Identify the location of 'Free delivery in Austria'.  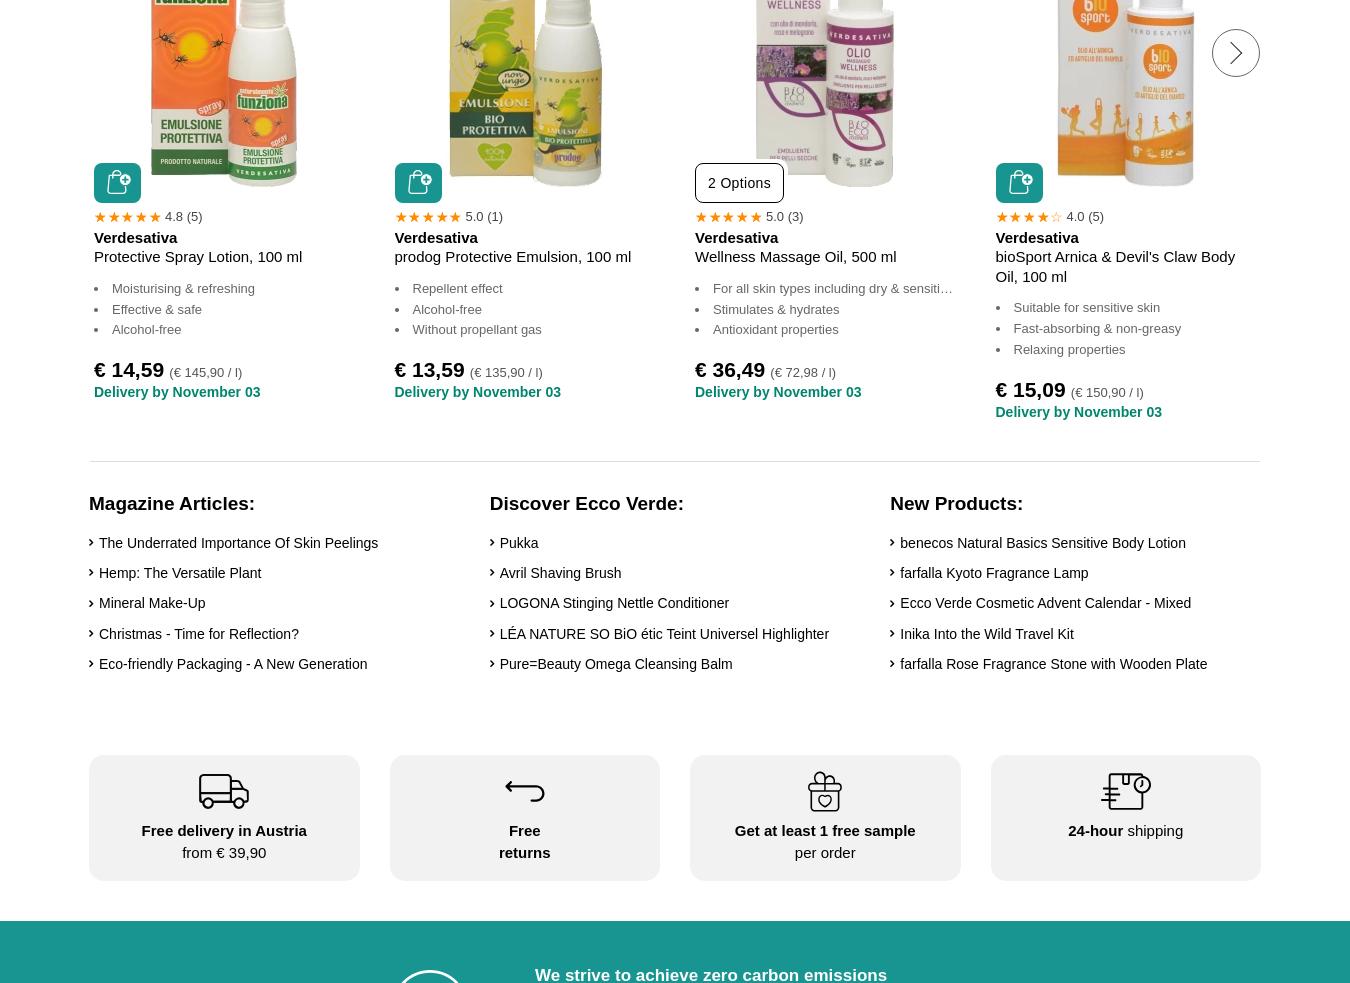
(223, 829).